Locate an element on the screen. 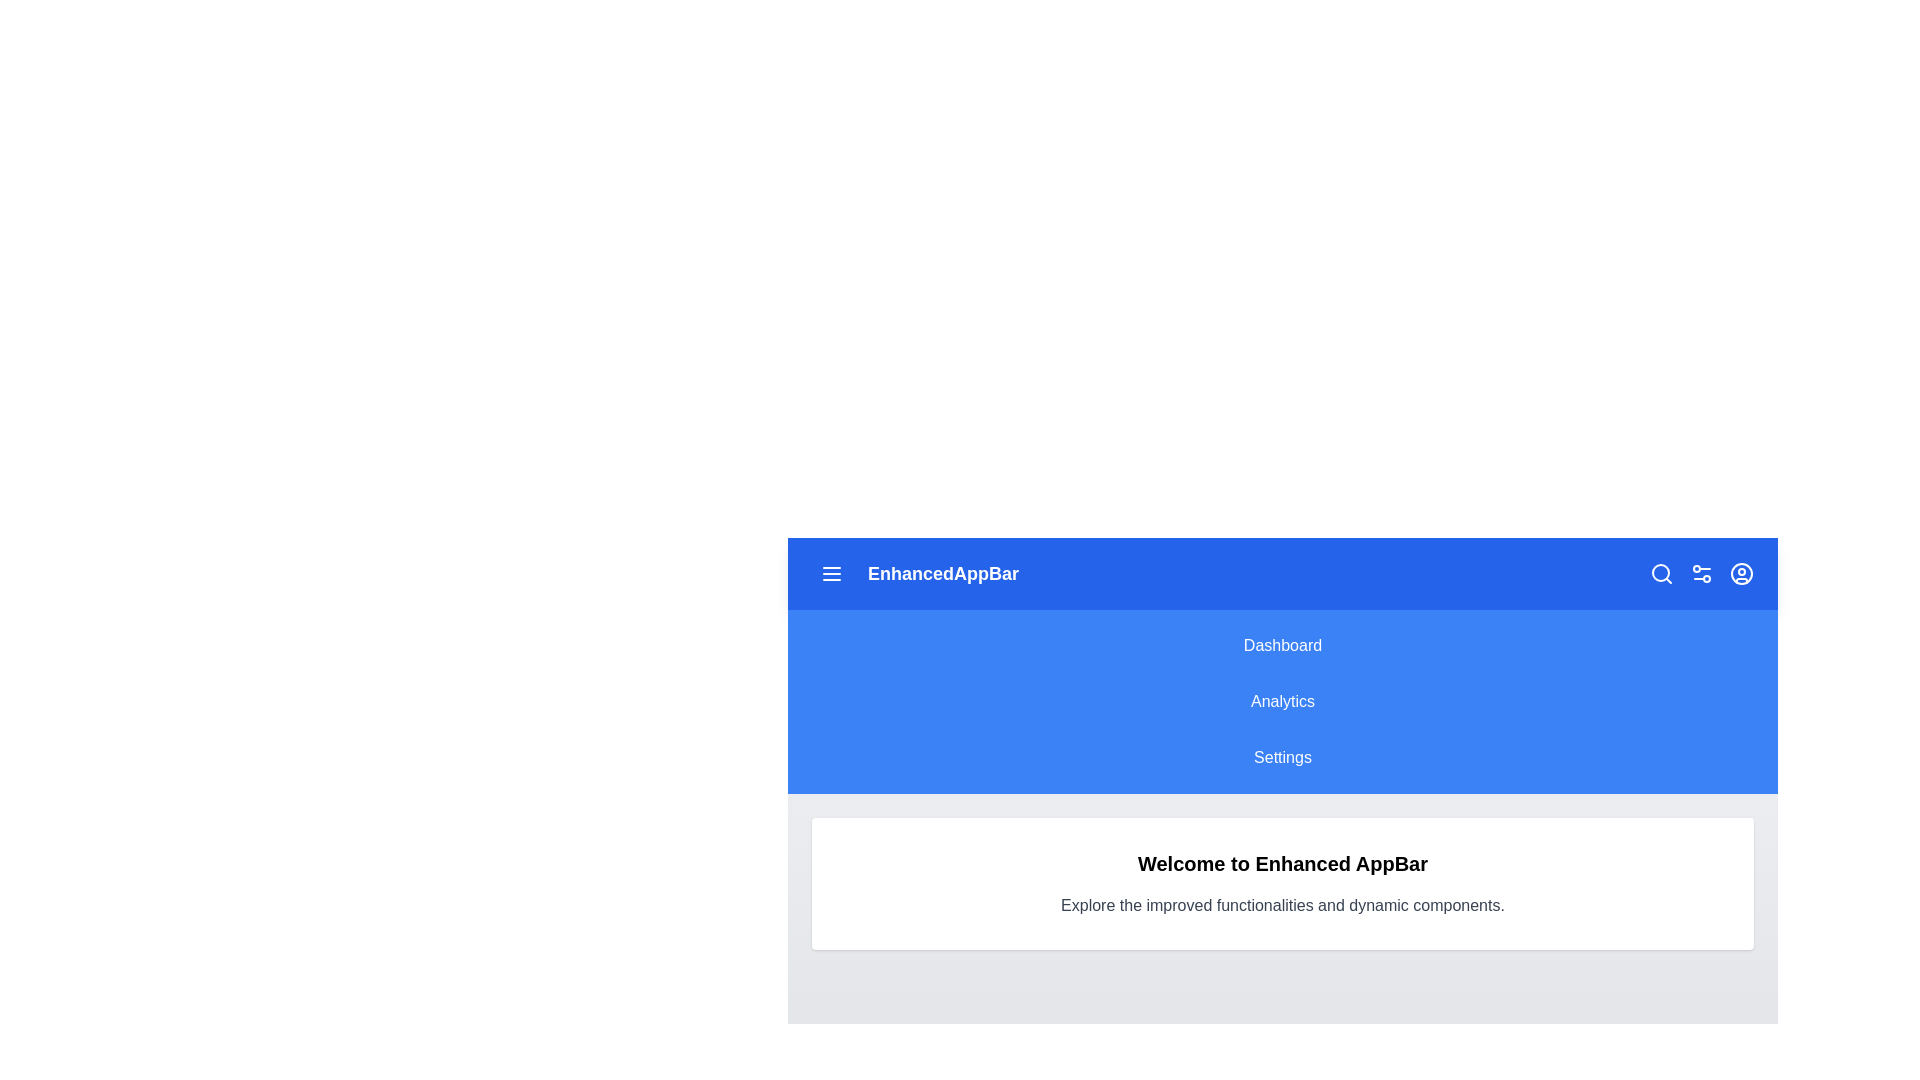 The image size is (1920, 1080). the menu item Settings to observe its hover effect is located at coordinates (1282, 758).